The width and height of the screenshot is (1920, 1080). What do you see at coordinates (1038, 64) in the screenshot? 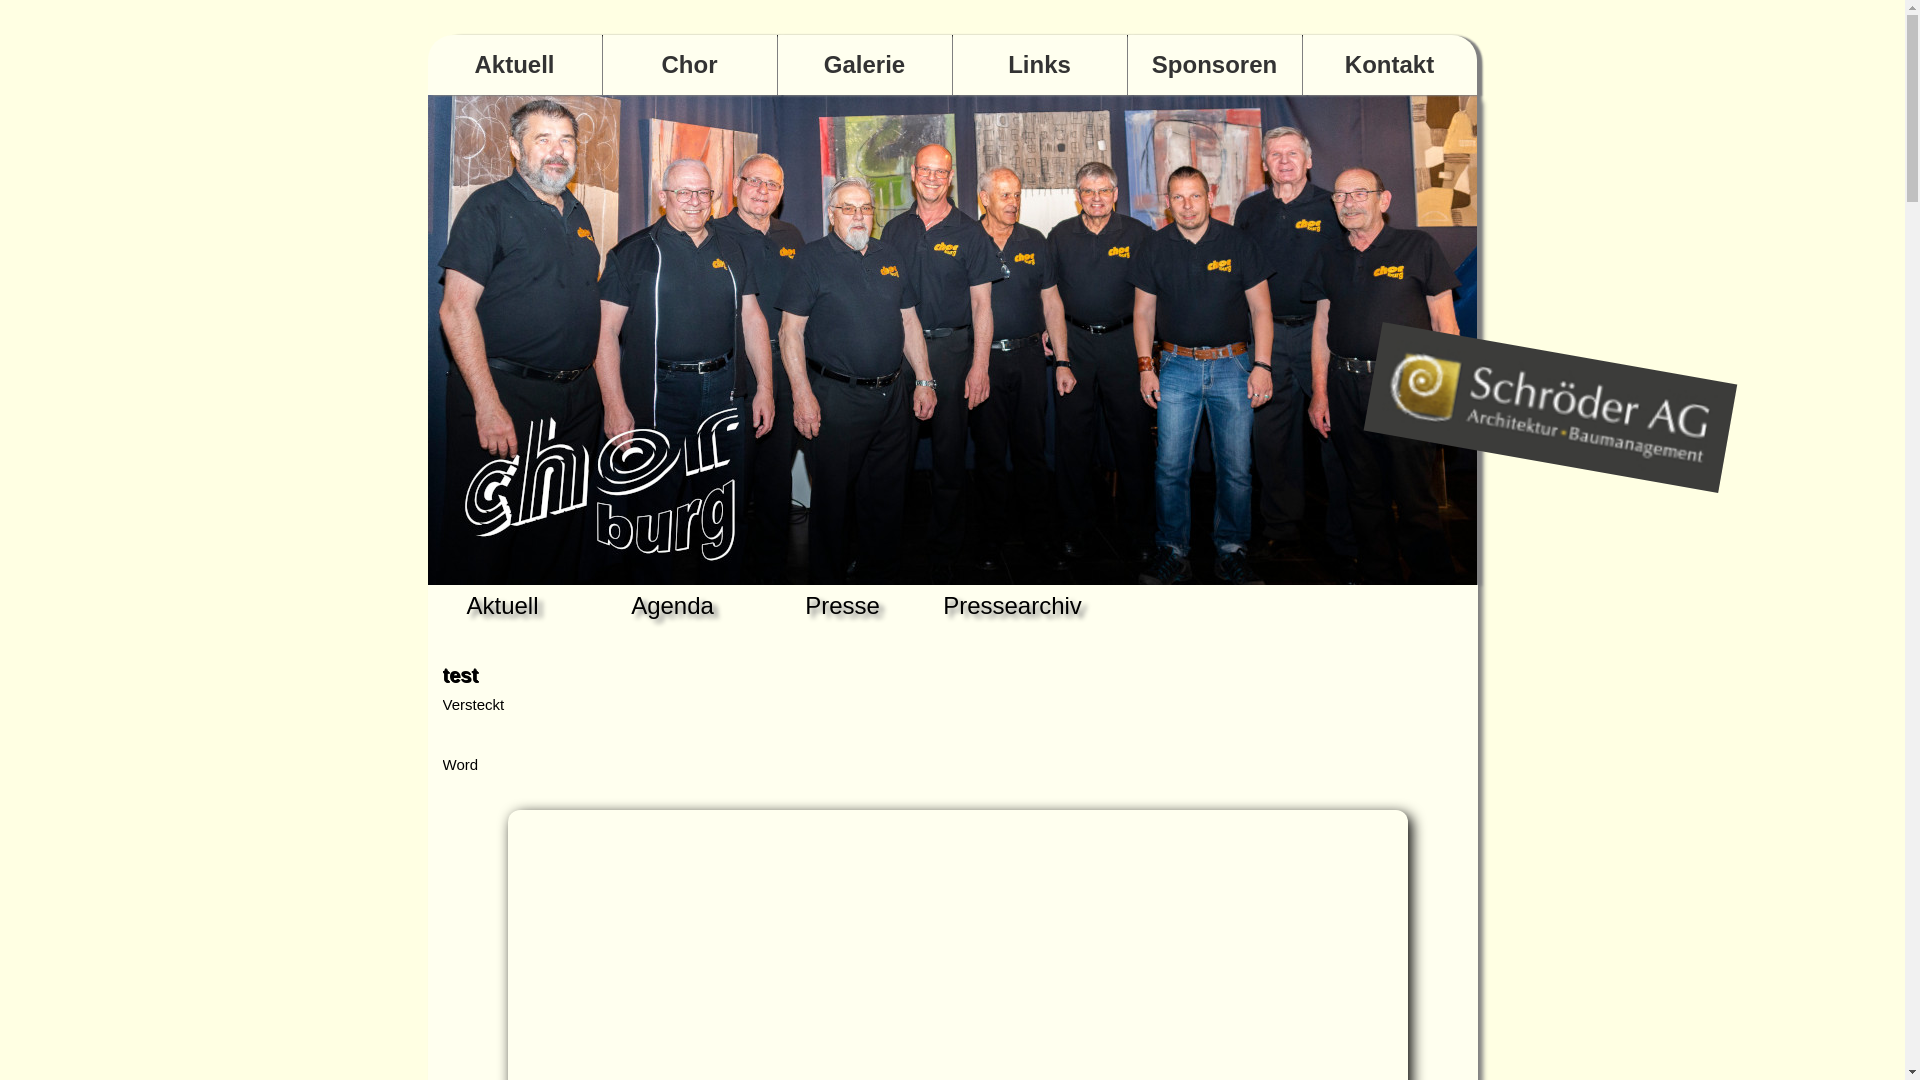
I see `'Links'` at bounding box center [1038, 64].